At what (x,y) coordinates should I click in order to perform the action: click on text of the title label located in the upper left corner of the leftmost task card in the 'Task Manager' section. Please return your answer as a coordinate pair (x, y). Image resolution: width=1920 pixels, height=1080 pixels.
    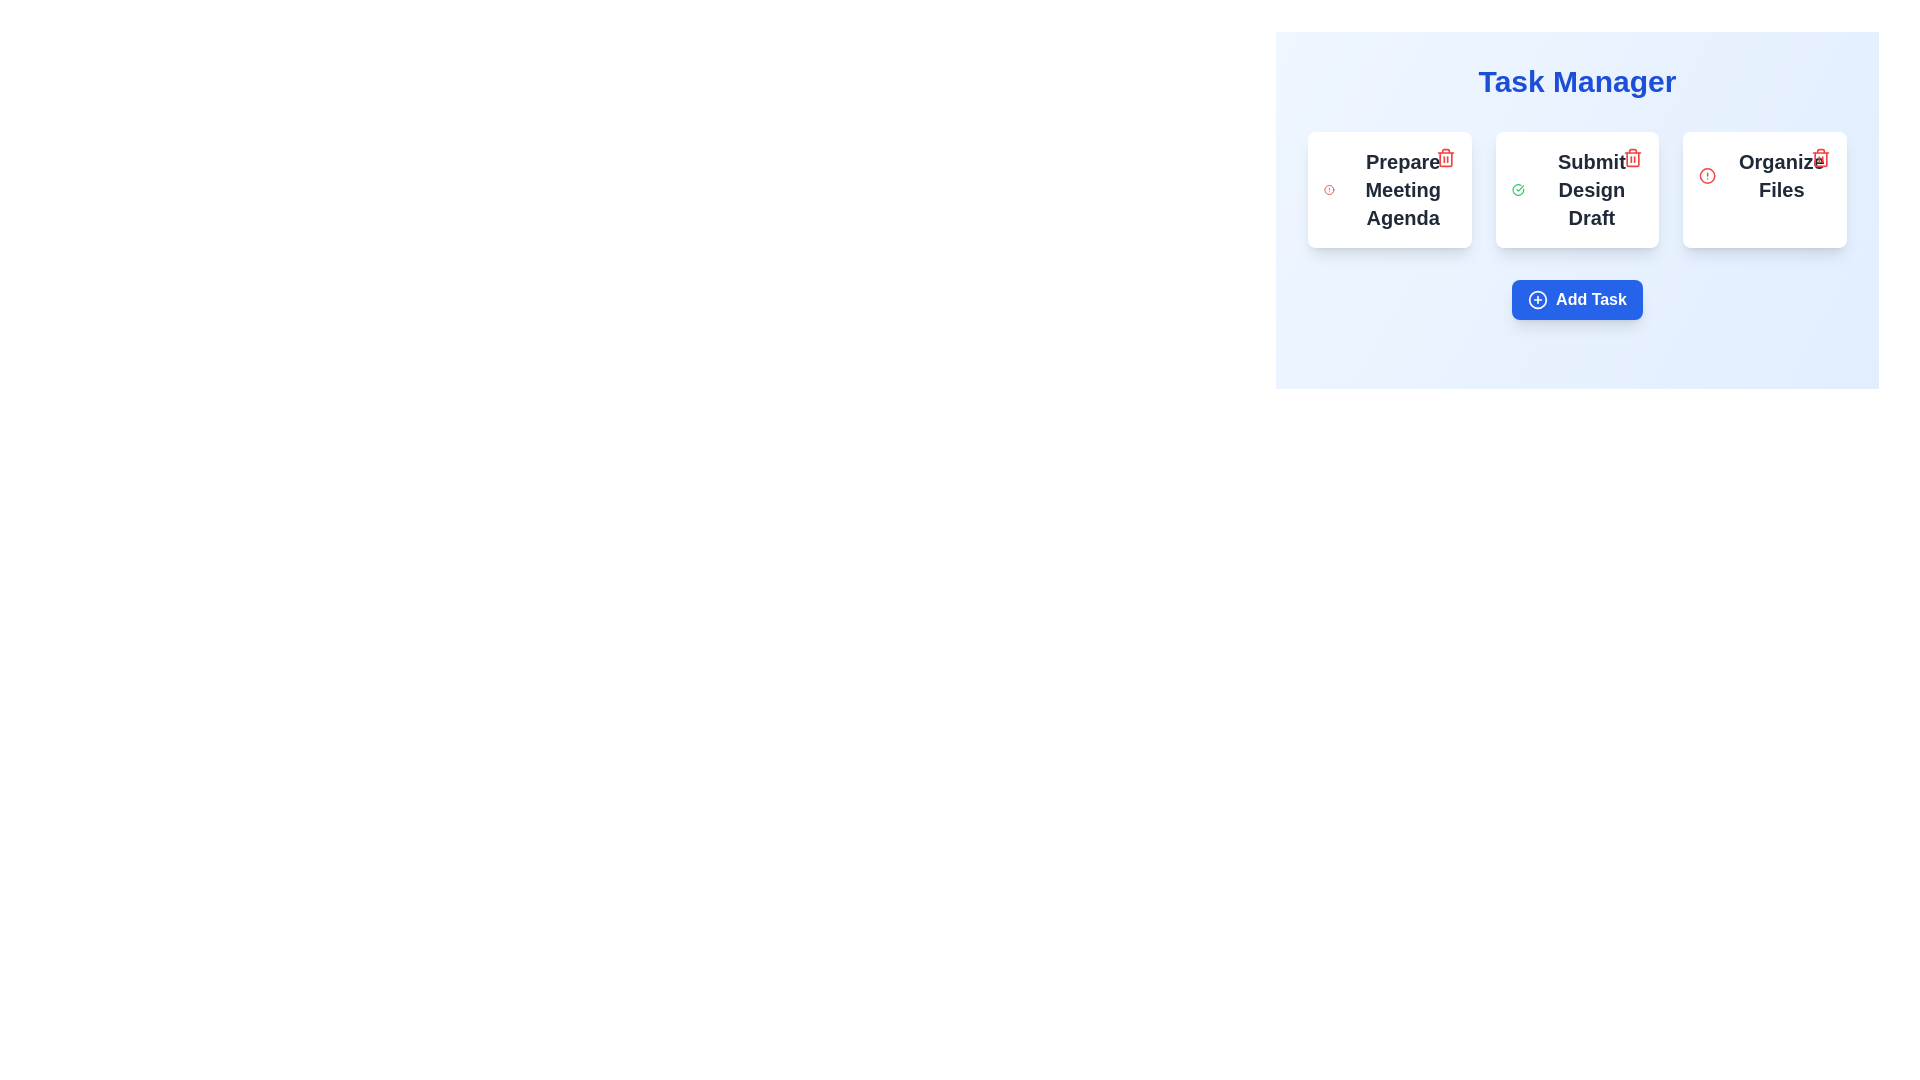
    Looking at the image, I should click on (1402, 189).